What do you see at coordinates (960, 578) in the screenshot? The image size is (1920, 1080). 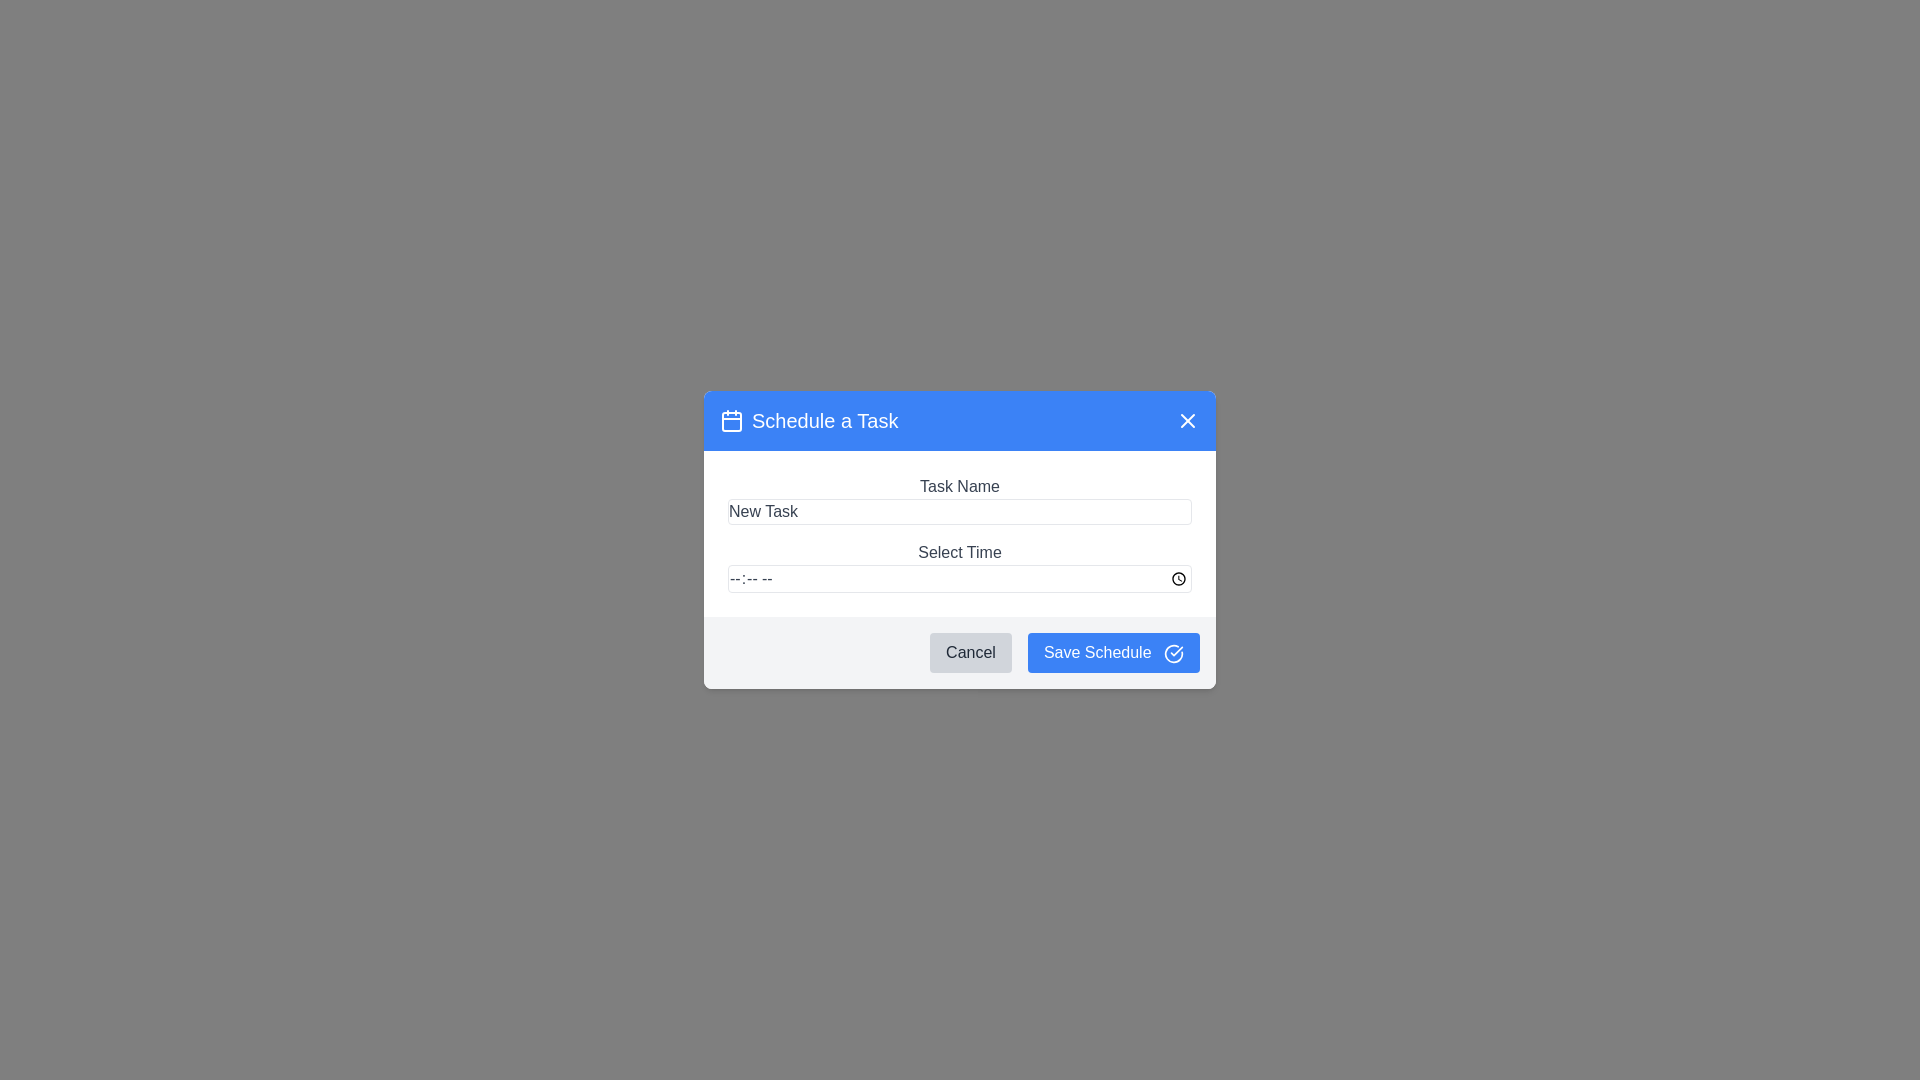 I see `the 'Select Time' input field to activate it and allow the user to change the time` at bounding box center [960, 578].